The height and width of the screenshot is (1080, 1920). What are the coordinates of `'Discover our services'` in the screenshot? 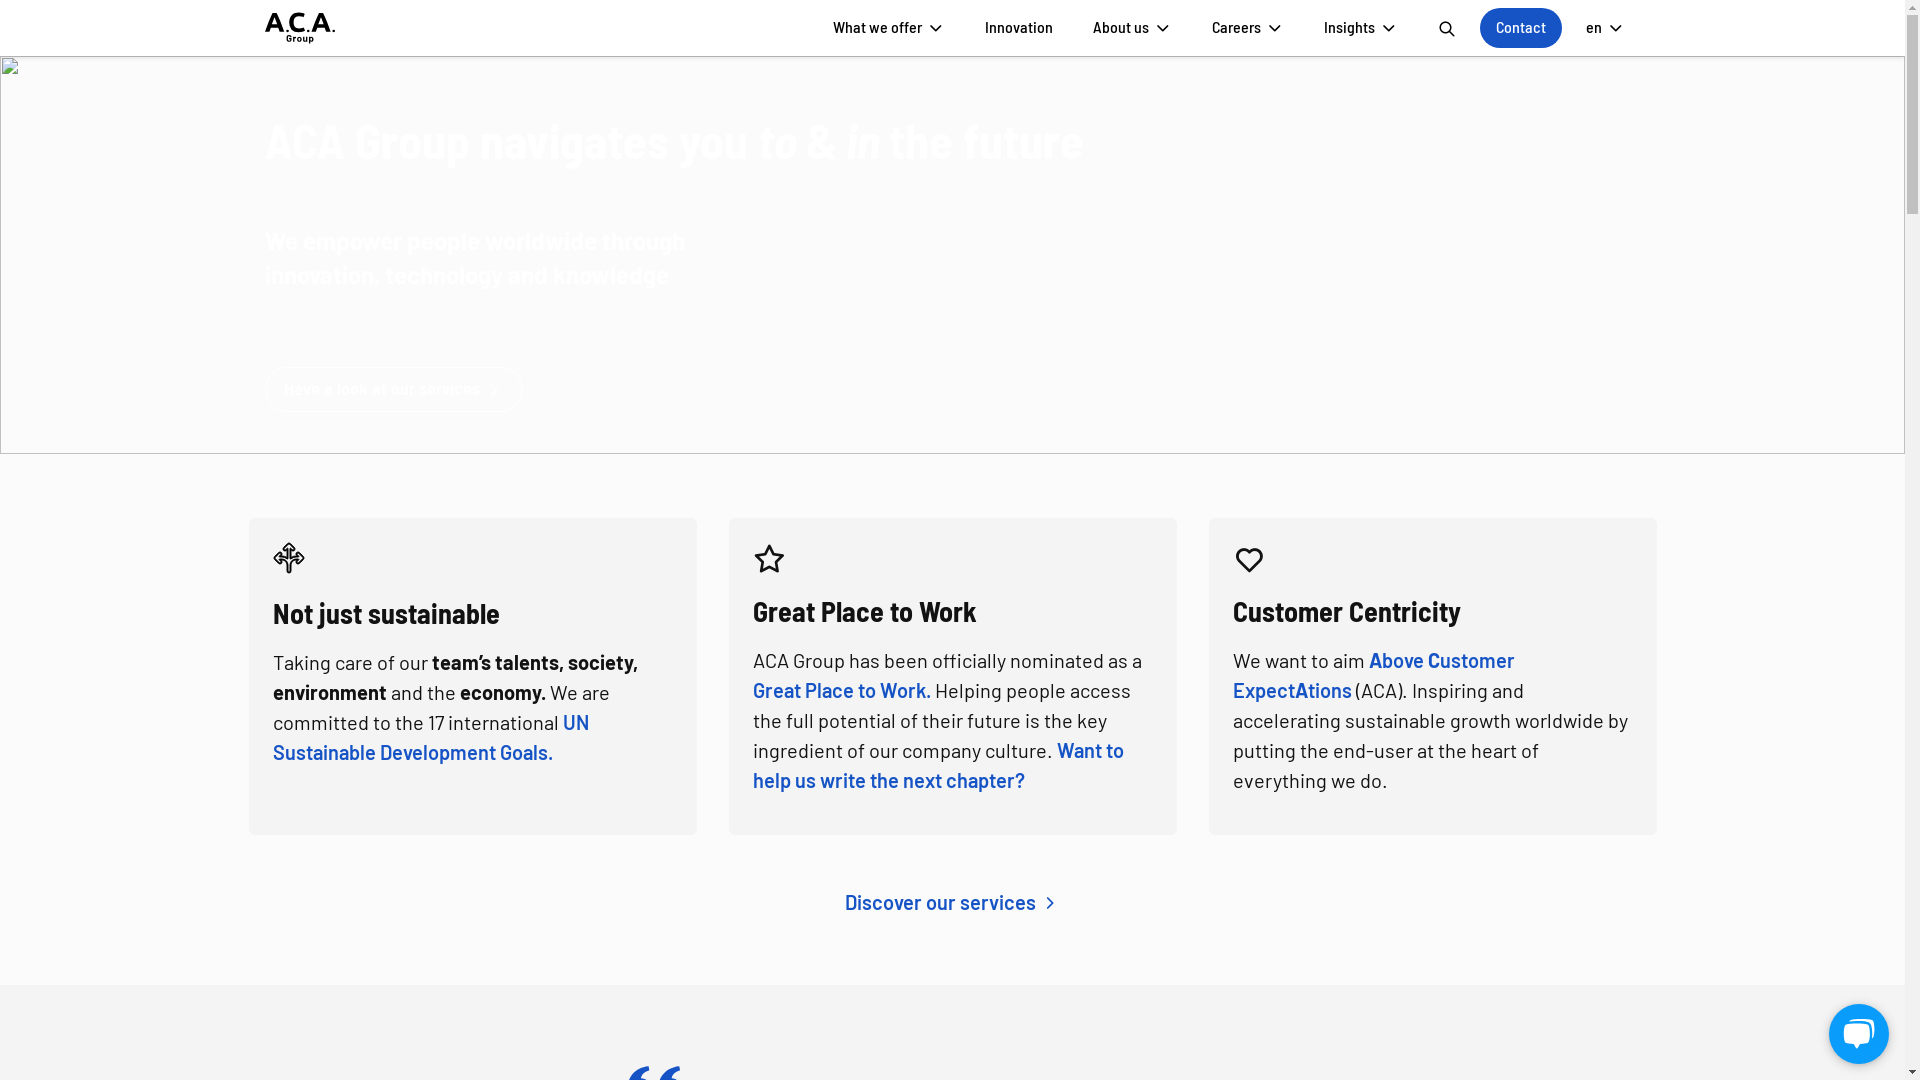 It's located at (951, 902).